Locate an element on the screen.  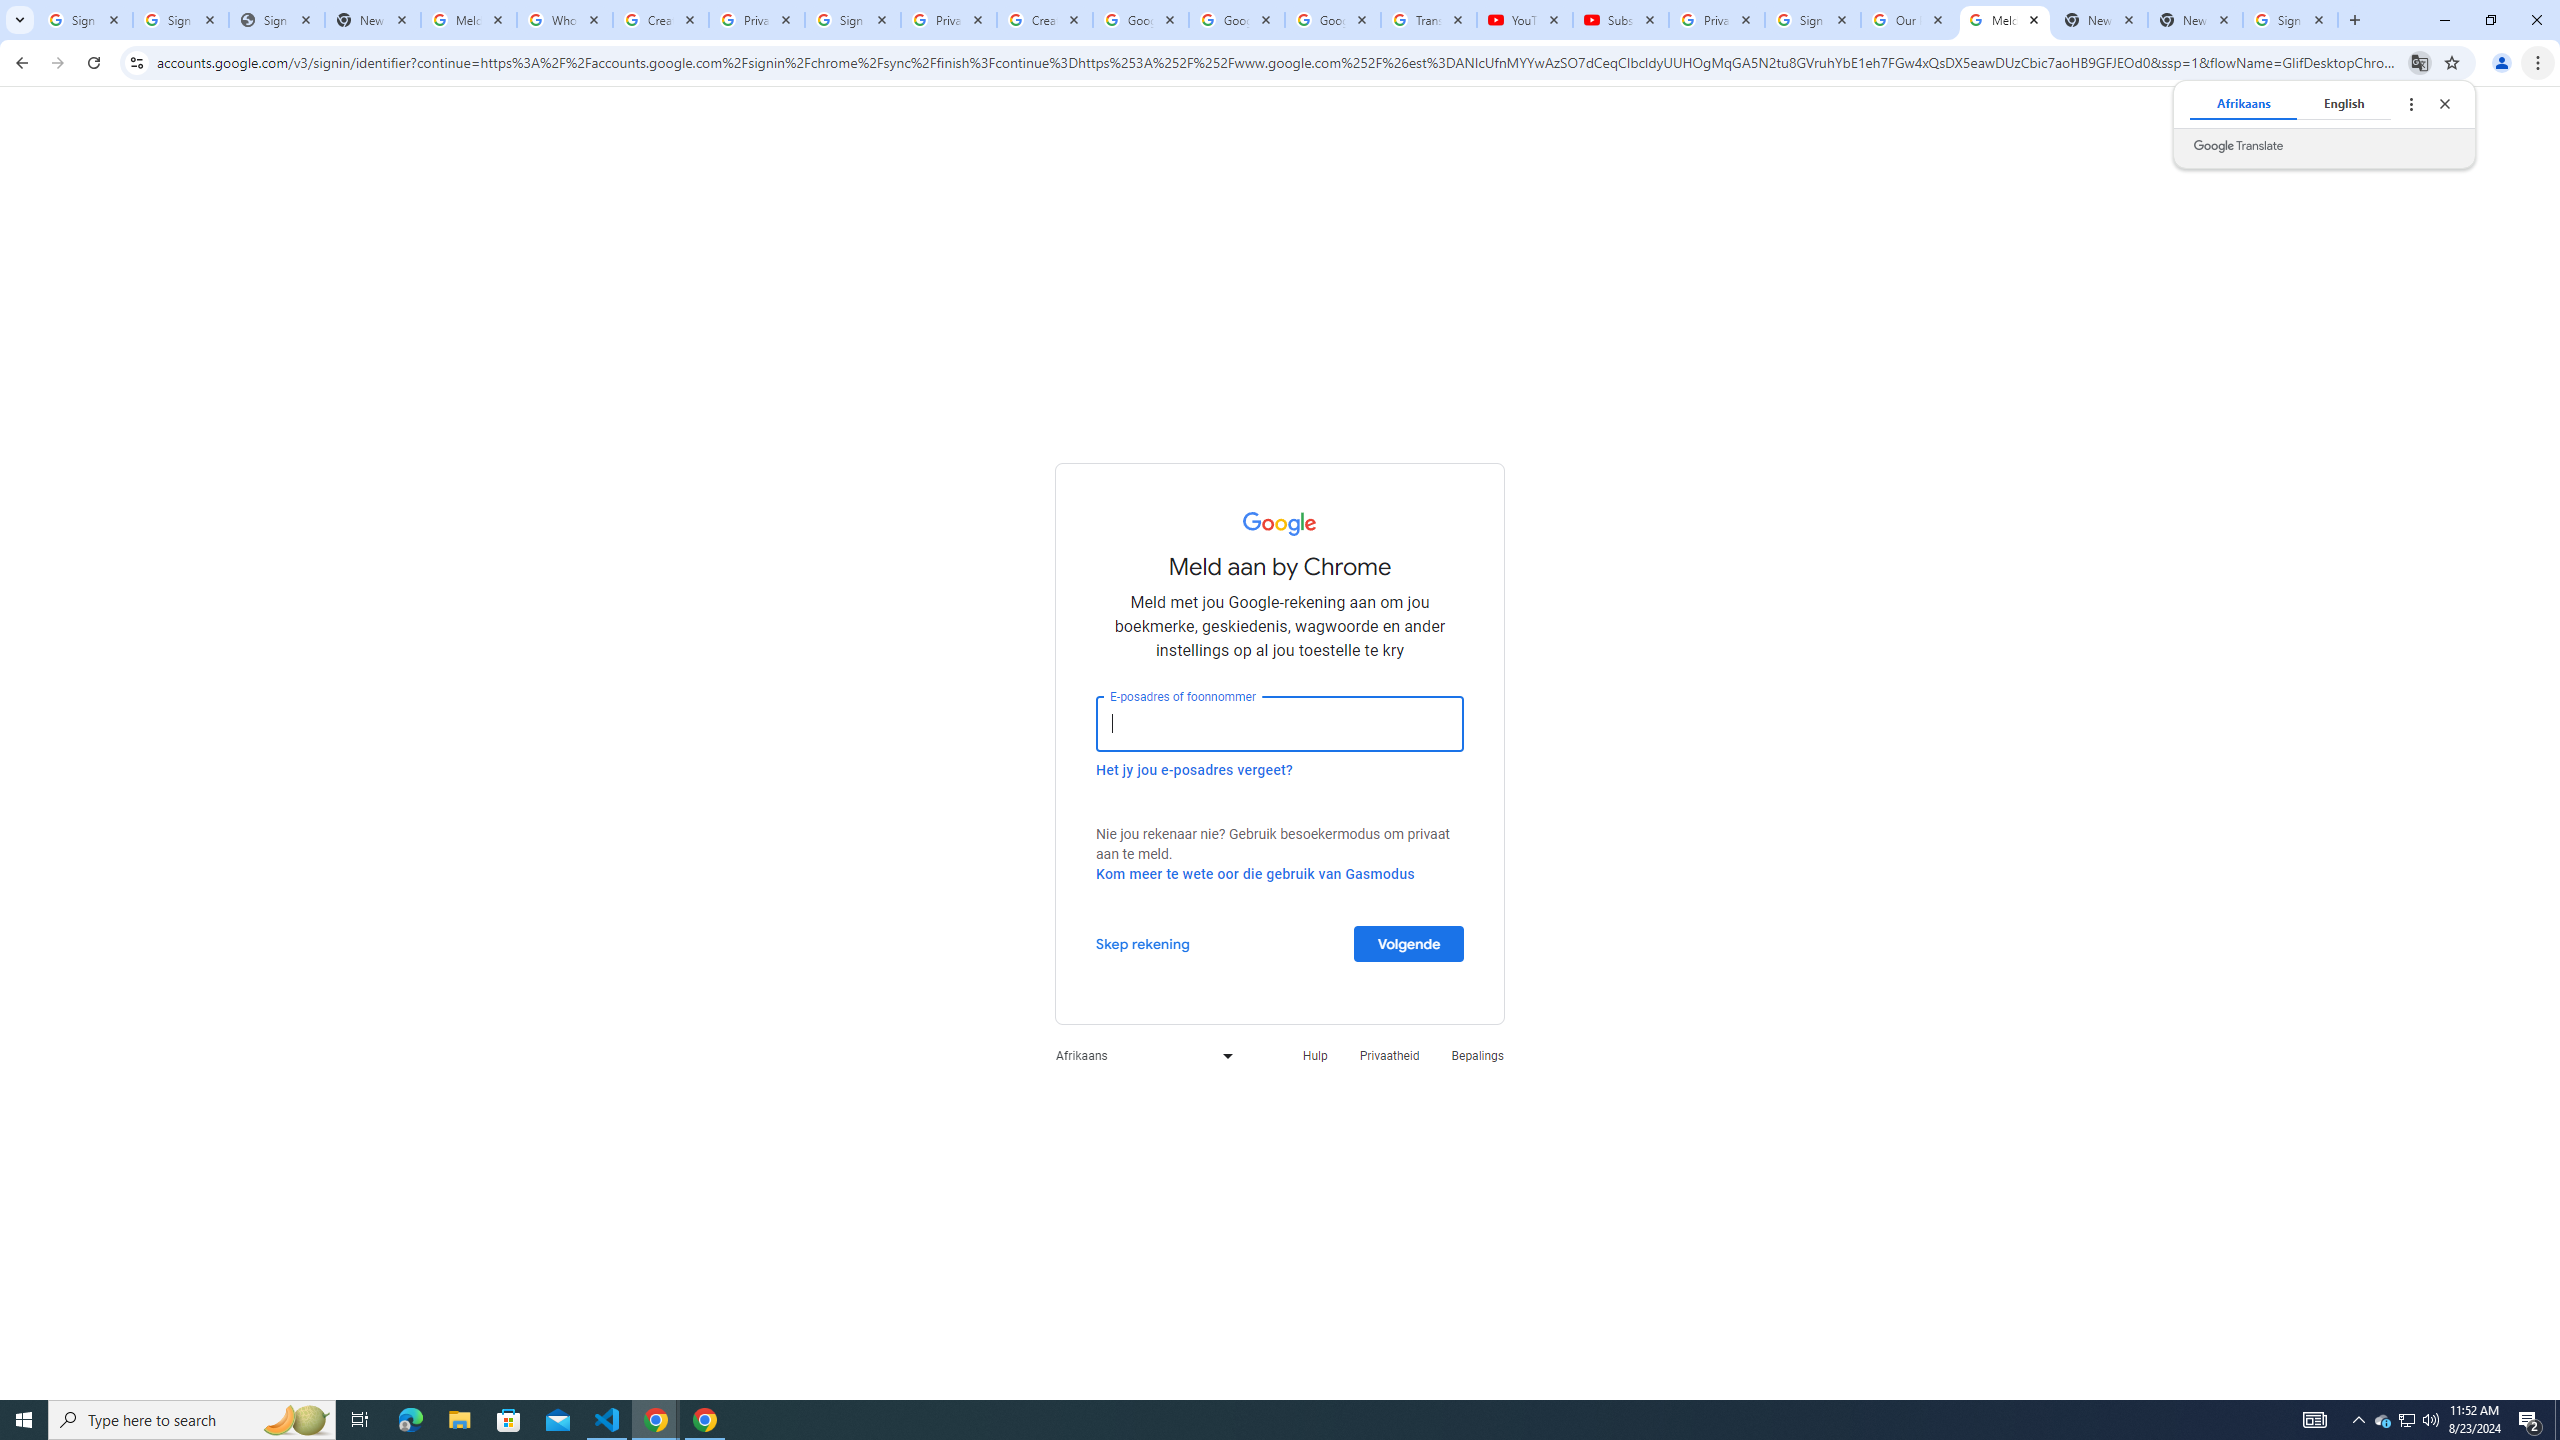
'YouTube' is located at coordinates (1524, 19).